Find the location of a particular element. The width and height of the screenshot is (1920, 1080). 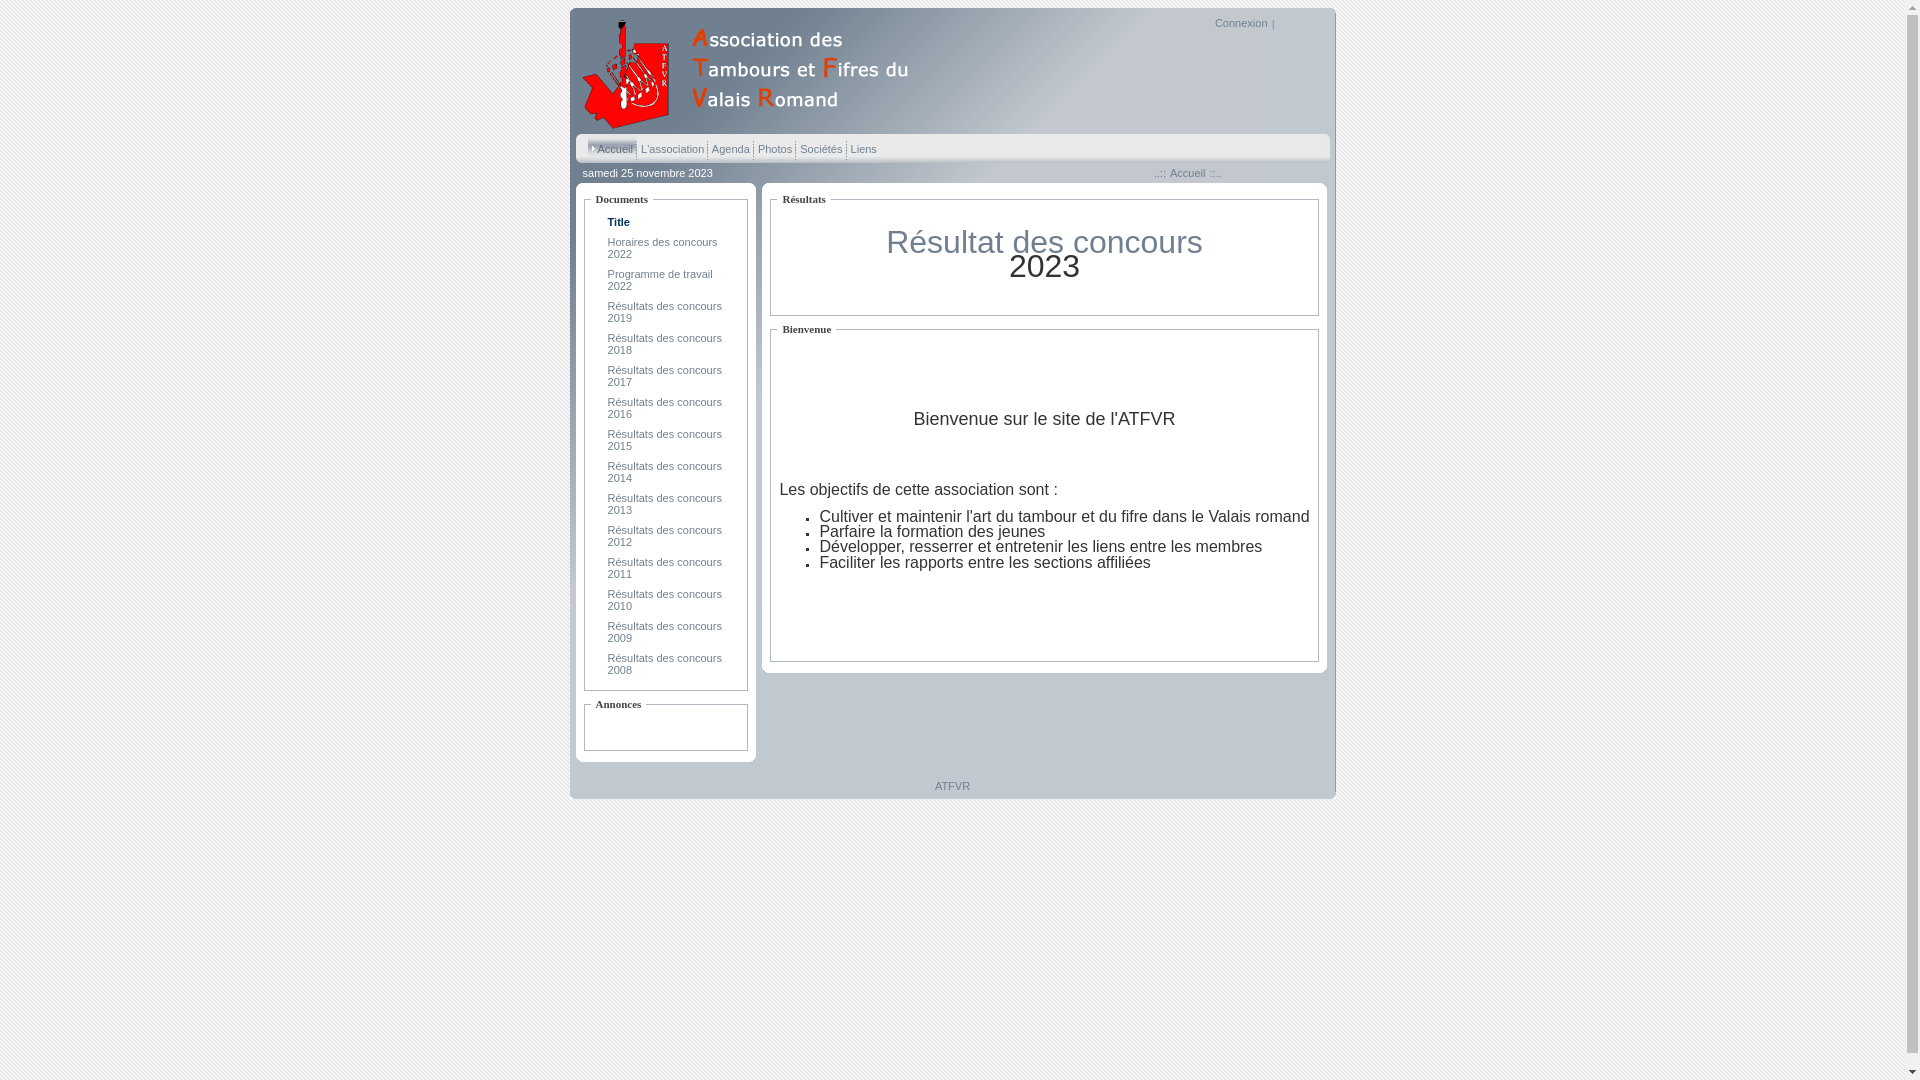

' Agenda ' is located at coordinates (728, 147).